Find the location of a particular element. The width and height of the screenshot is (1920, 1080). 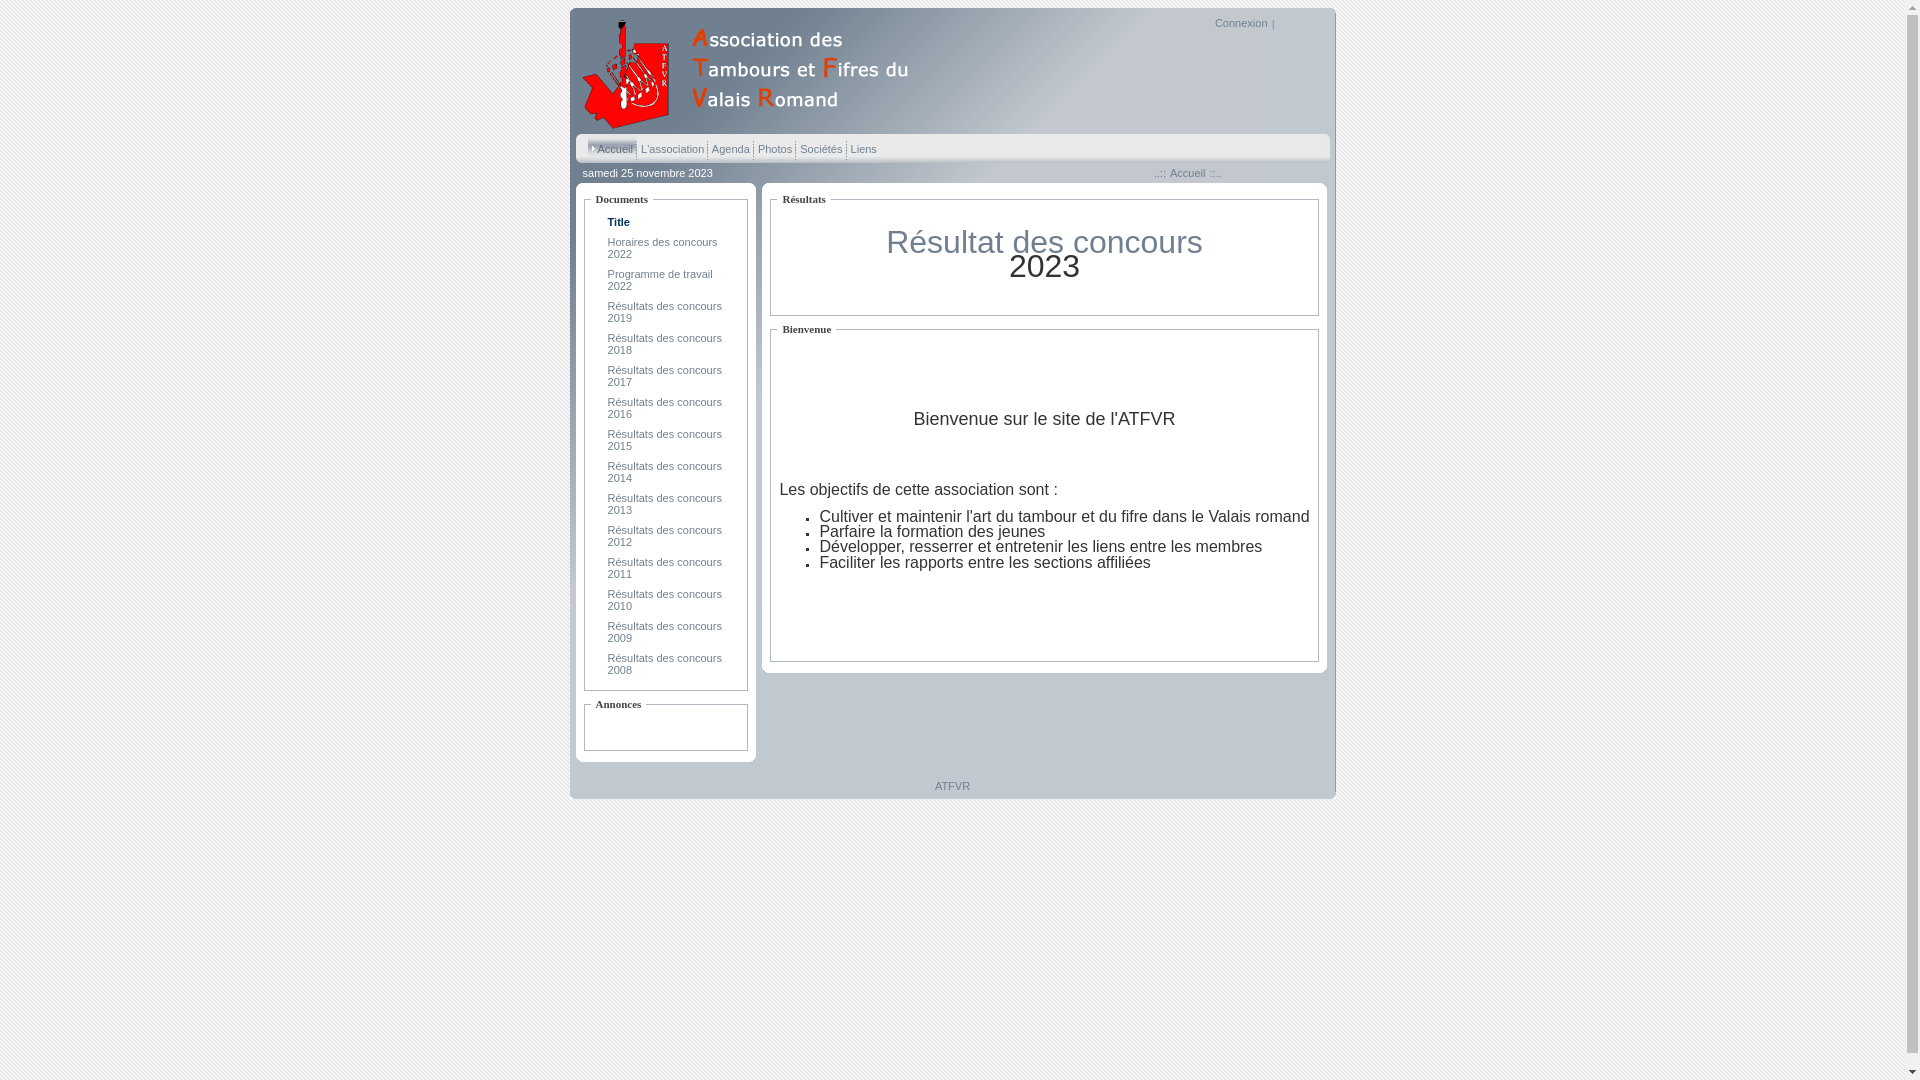

' Agenda ' is located at coordinates (728, 147).